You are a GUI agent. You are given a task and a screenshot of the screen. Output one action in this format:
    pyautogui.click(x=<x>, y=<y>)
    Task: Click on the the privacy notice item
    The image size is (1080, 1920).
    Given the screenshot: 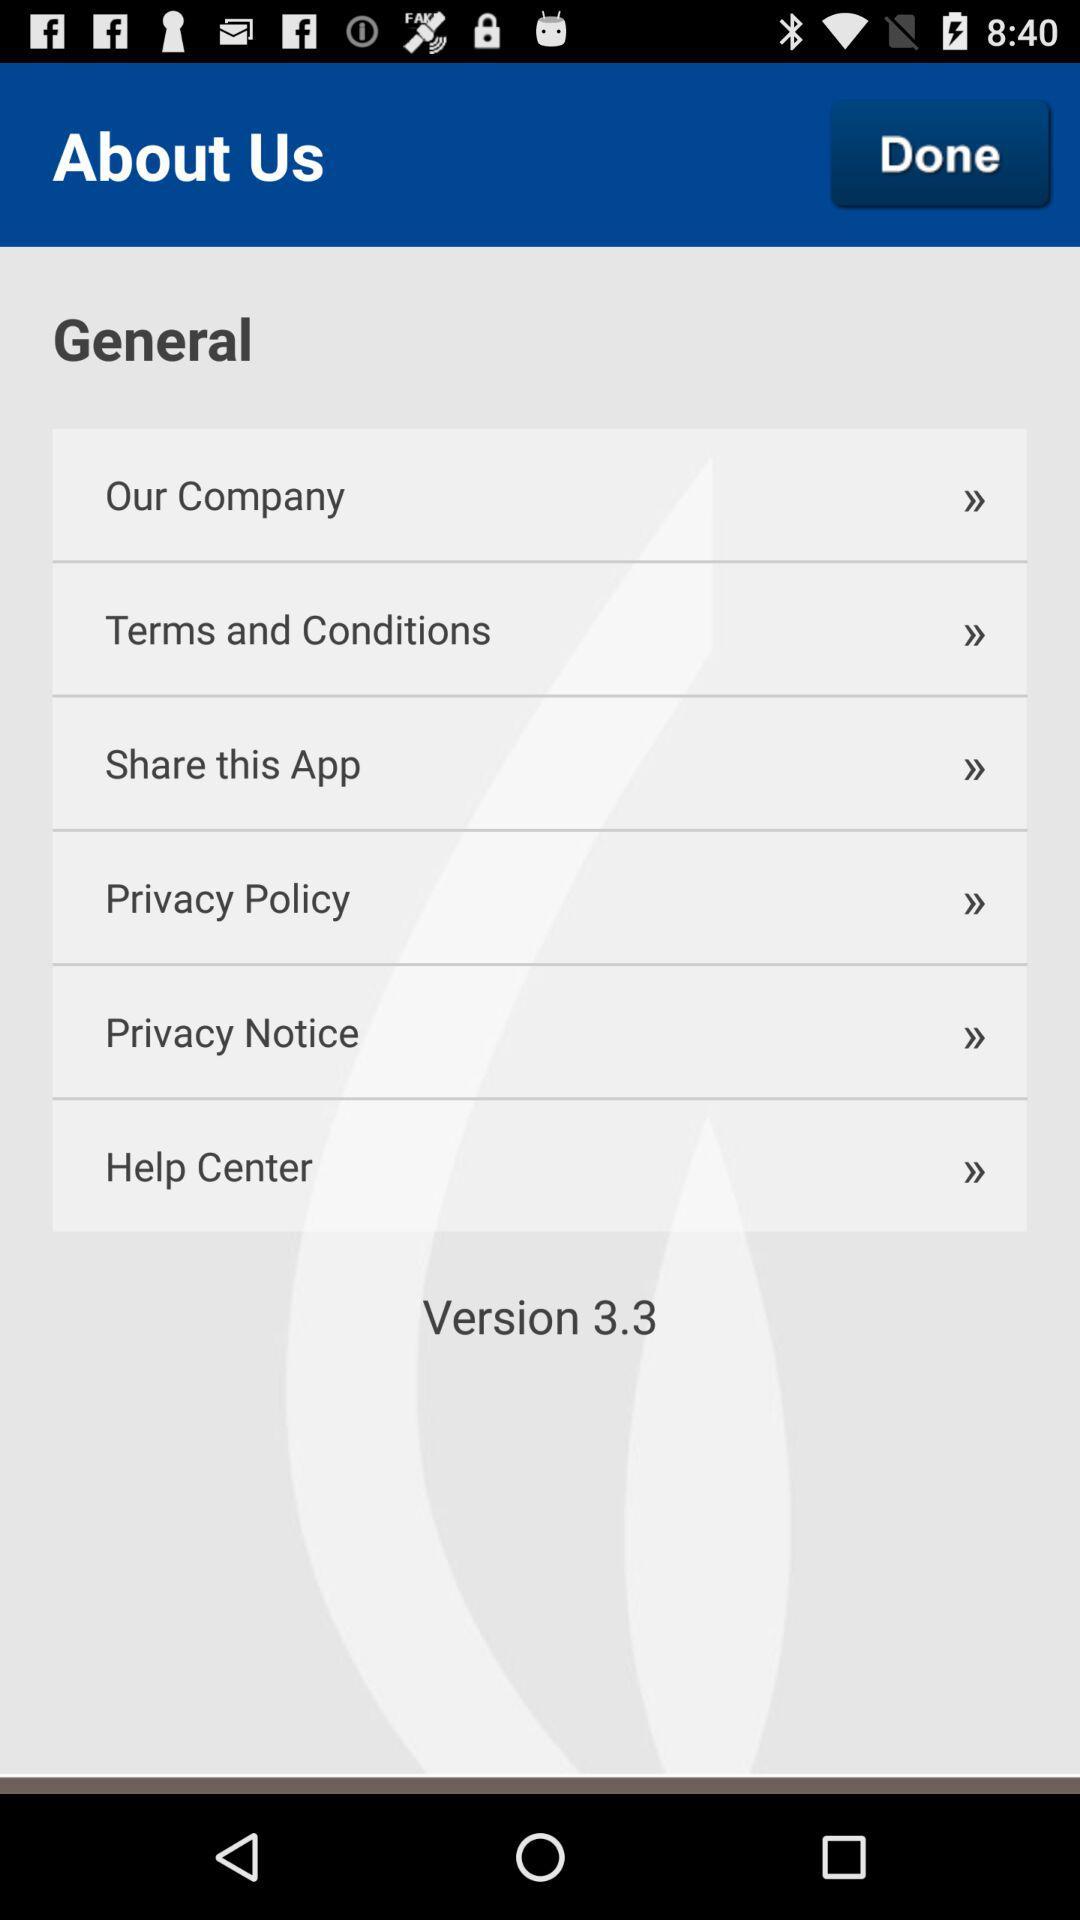 What is the action you would take?
    pyautogui.click(x=477, y=1031)
    